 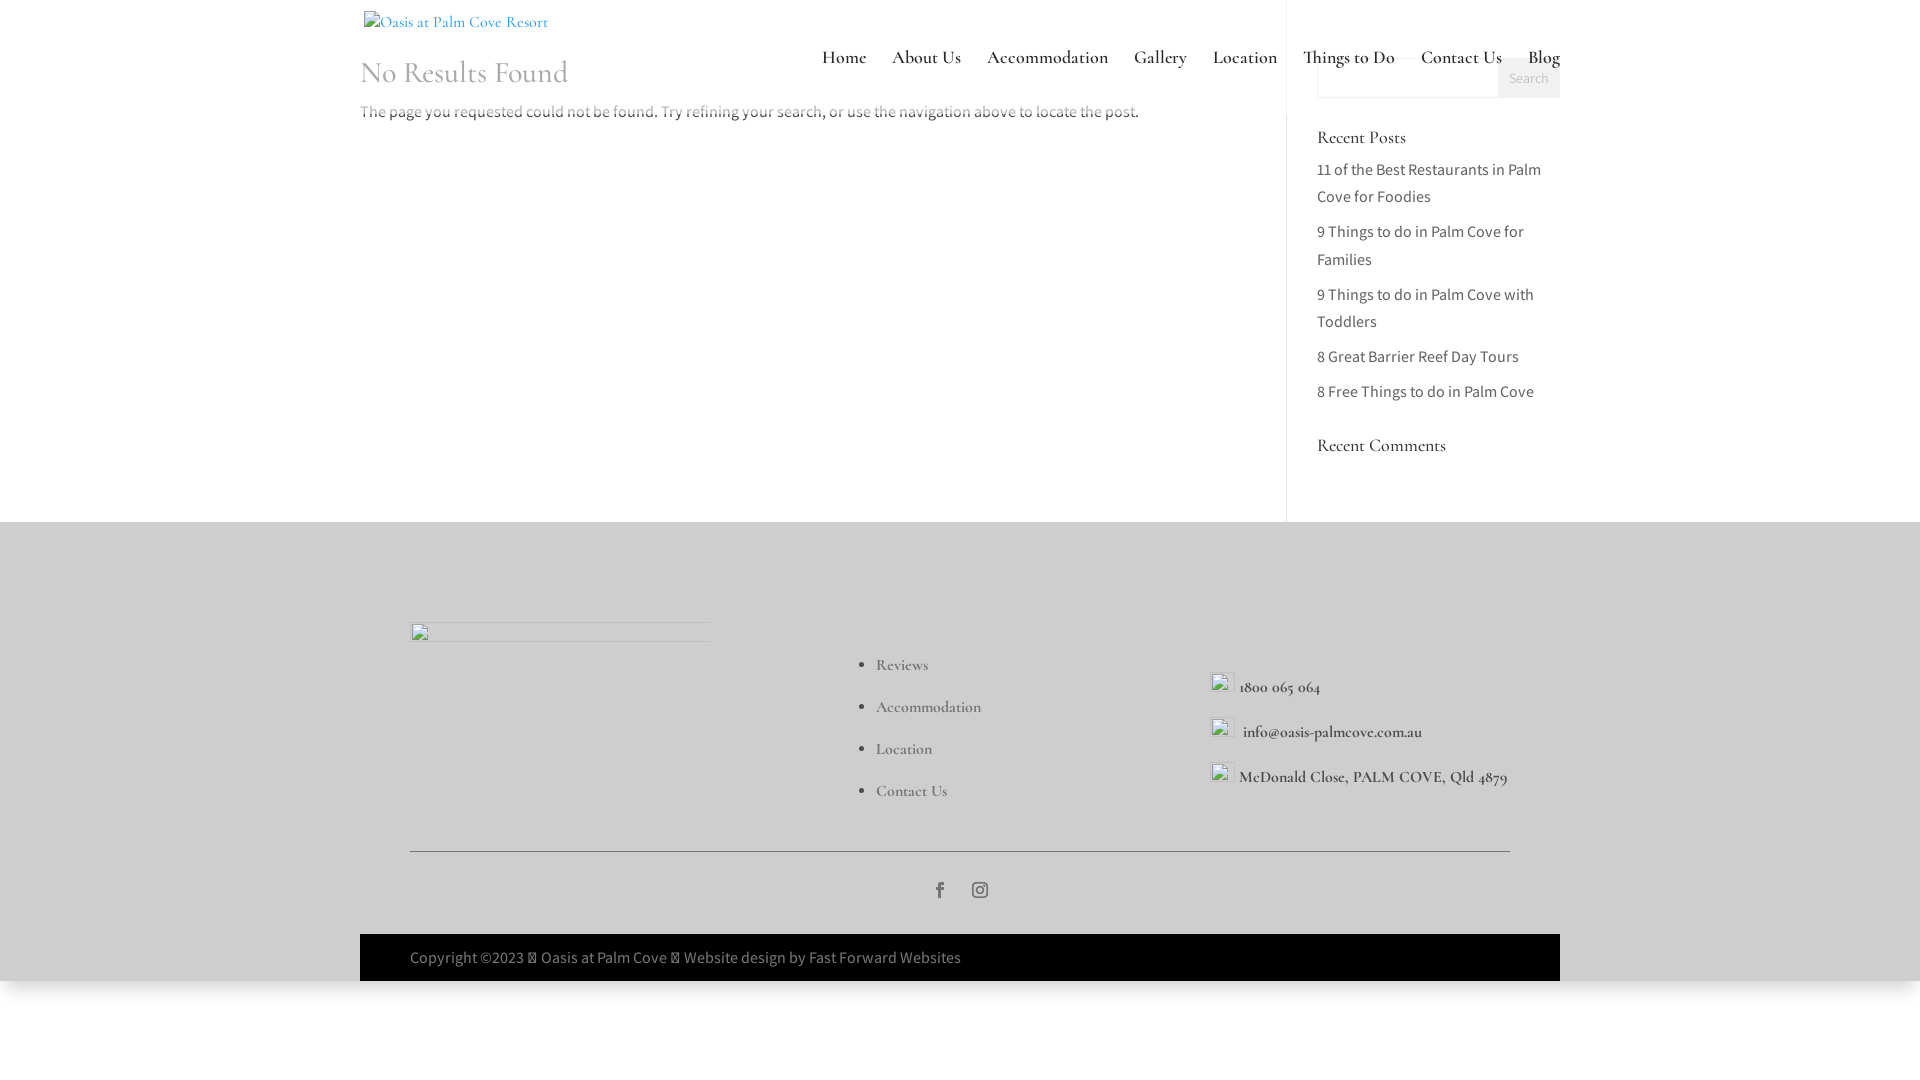 What do you see at coordinates (979, 889) in the screenshot?
I see `'Follow on Instagram'` at bounding box center [979, 889].